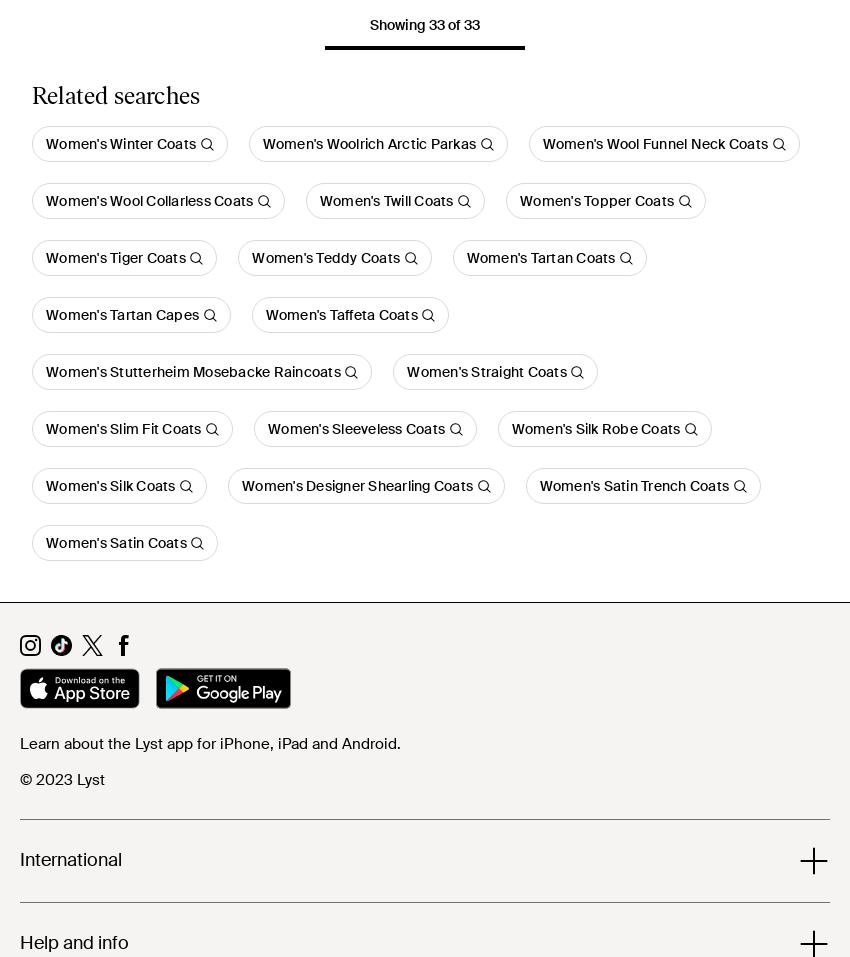 The image size is (850, 957). What do you see at coordinates (109, 485) in the screenshot?
I see `'Women's Silk Coats'` at bounding box center [109, 485].